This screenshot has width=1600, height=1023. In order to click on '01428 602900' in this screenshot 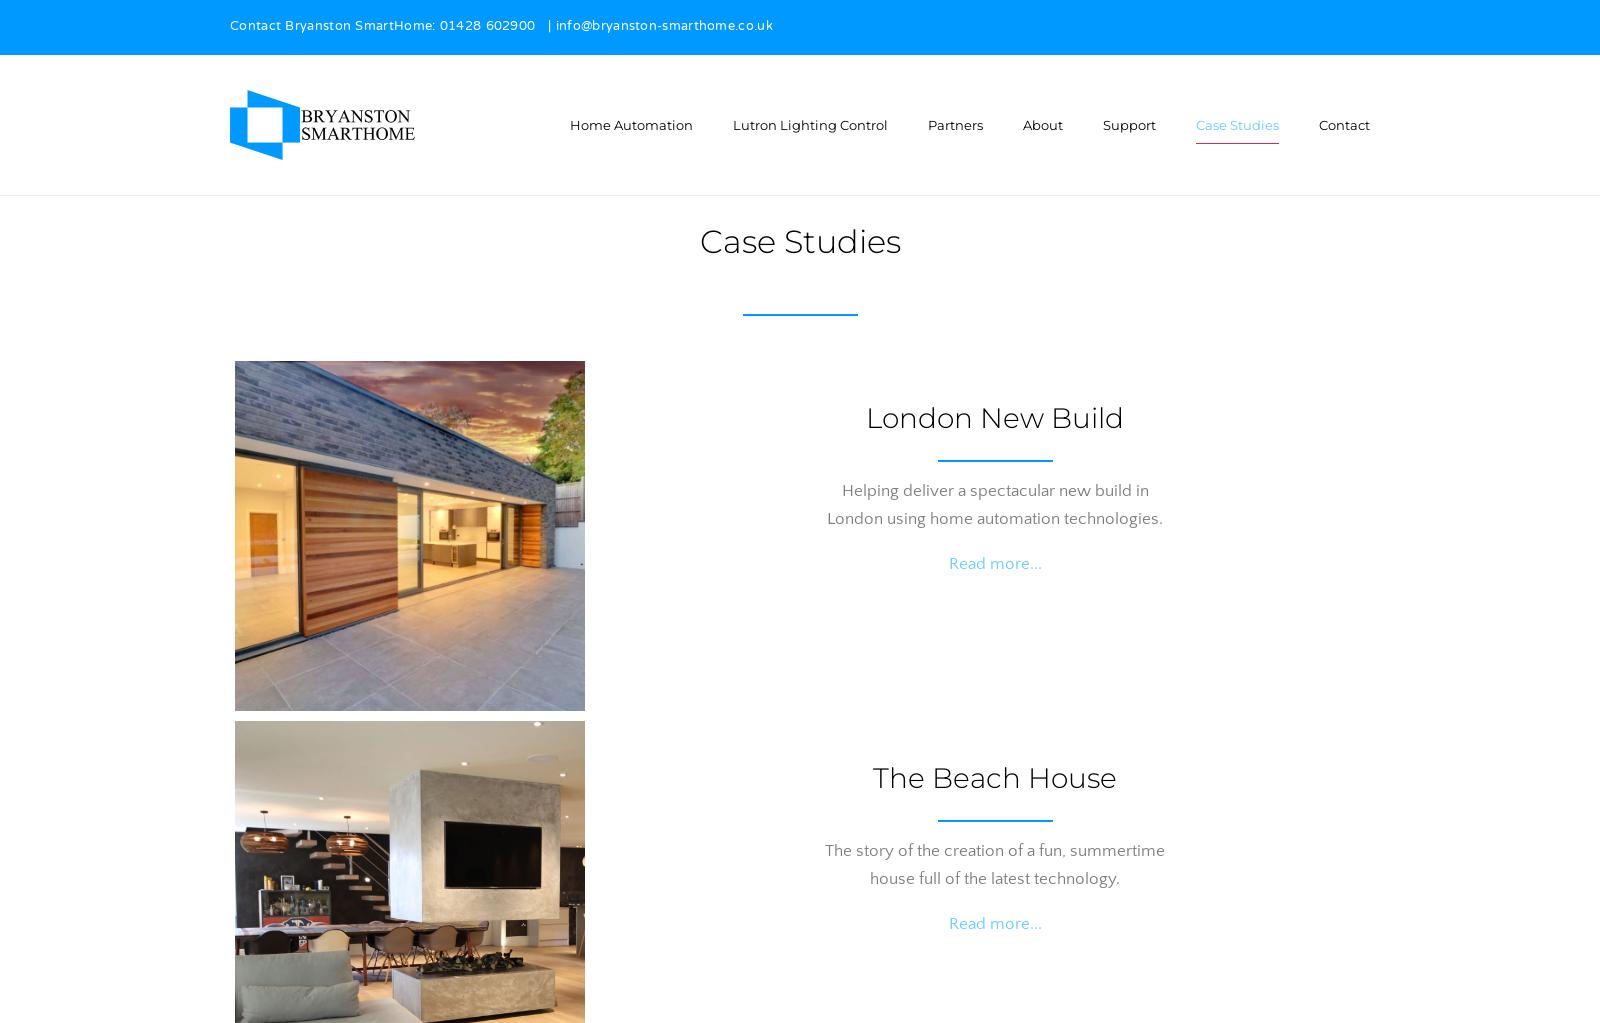, I will do `click(486, 27)`.